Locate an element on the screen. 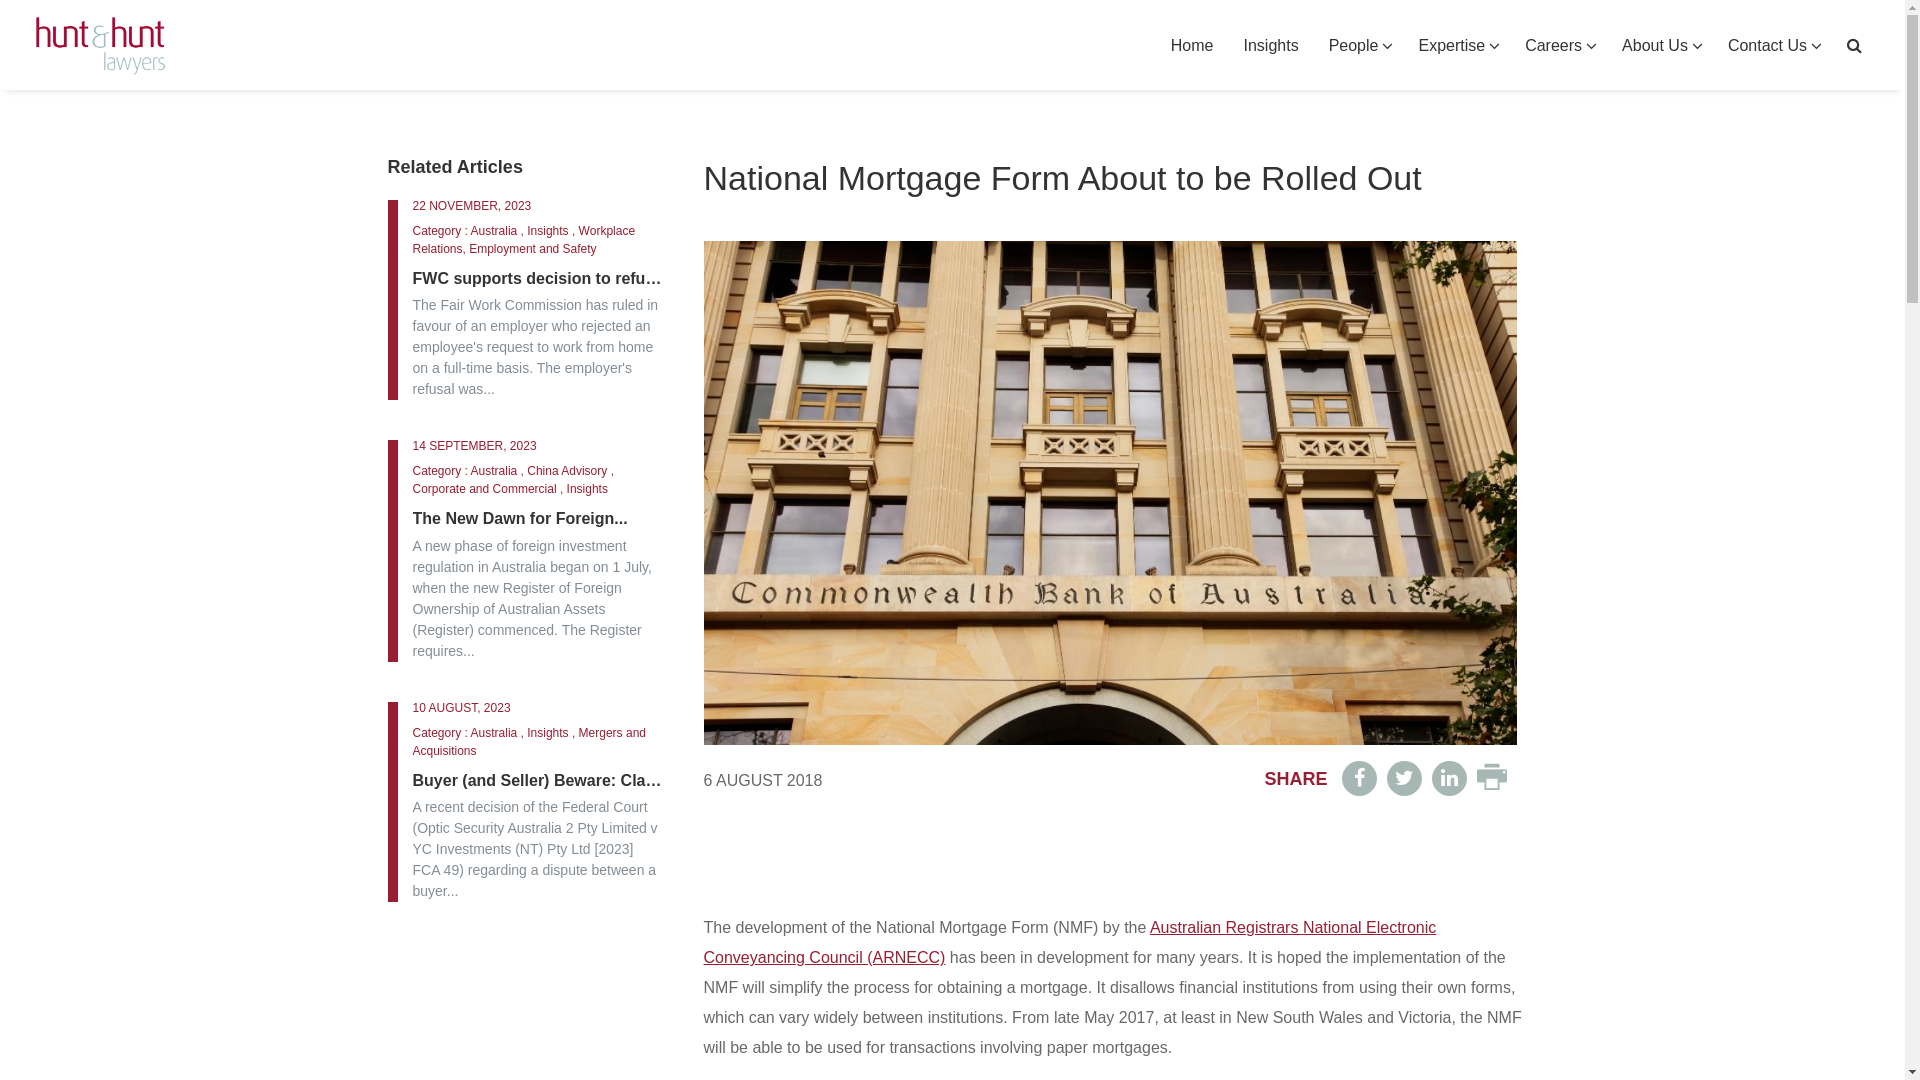 The height and width of the screenshot is (1080, 1920). 'Mergers and Acquisitions' is located at coordinates (411, 741).